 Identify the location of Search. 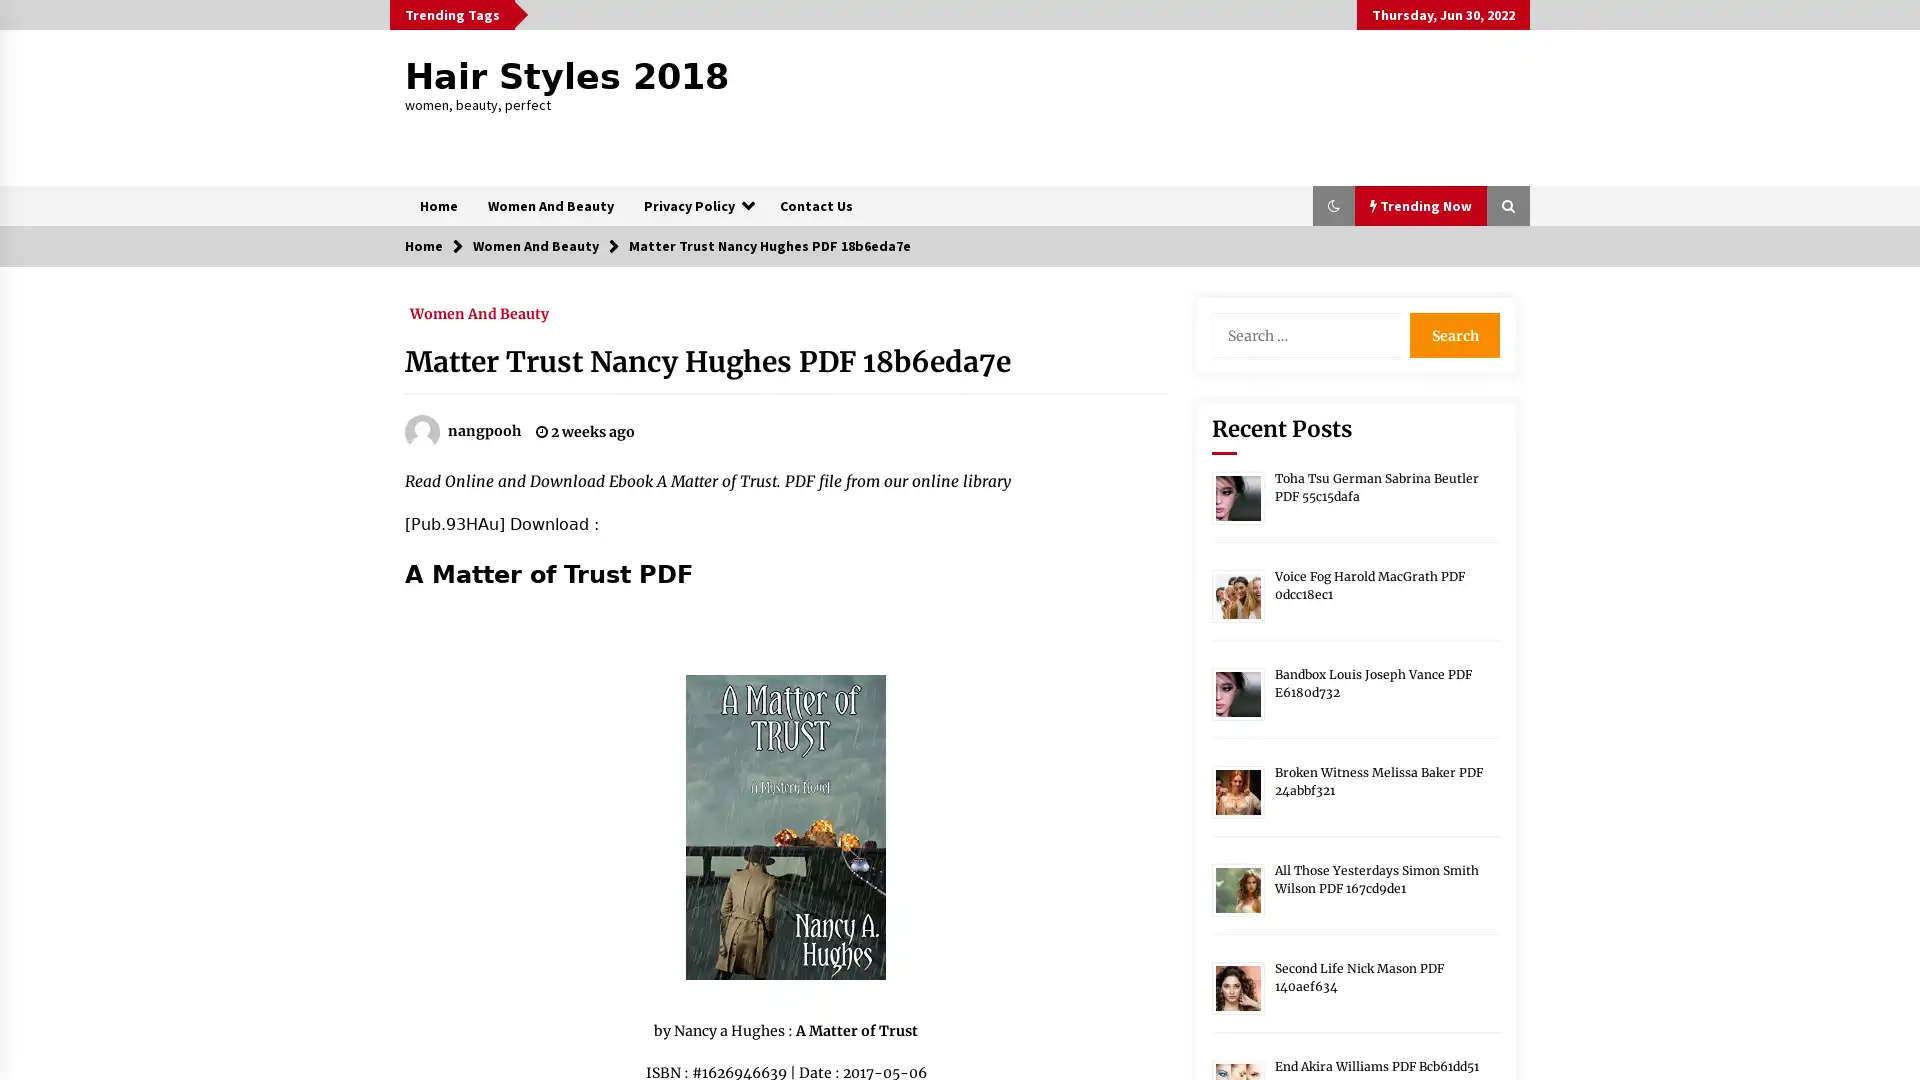
(1454, 334).